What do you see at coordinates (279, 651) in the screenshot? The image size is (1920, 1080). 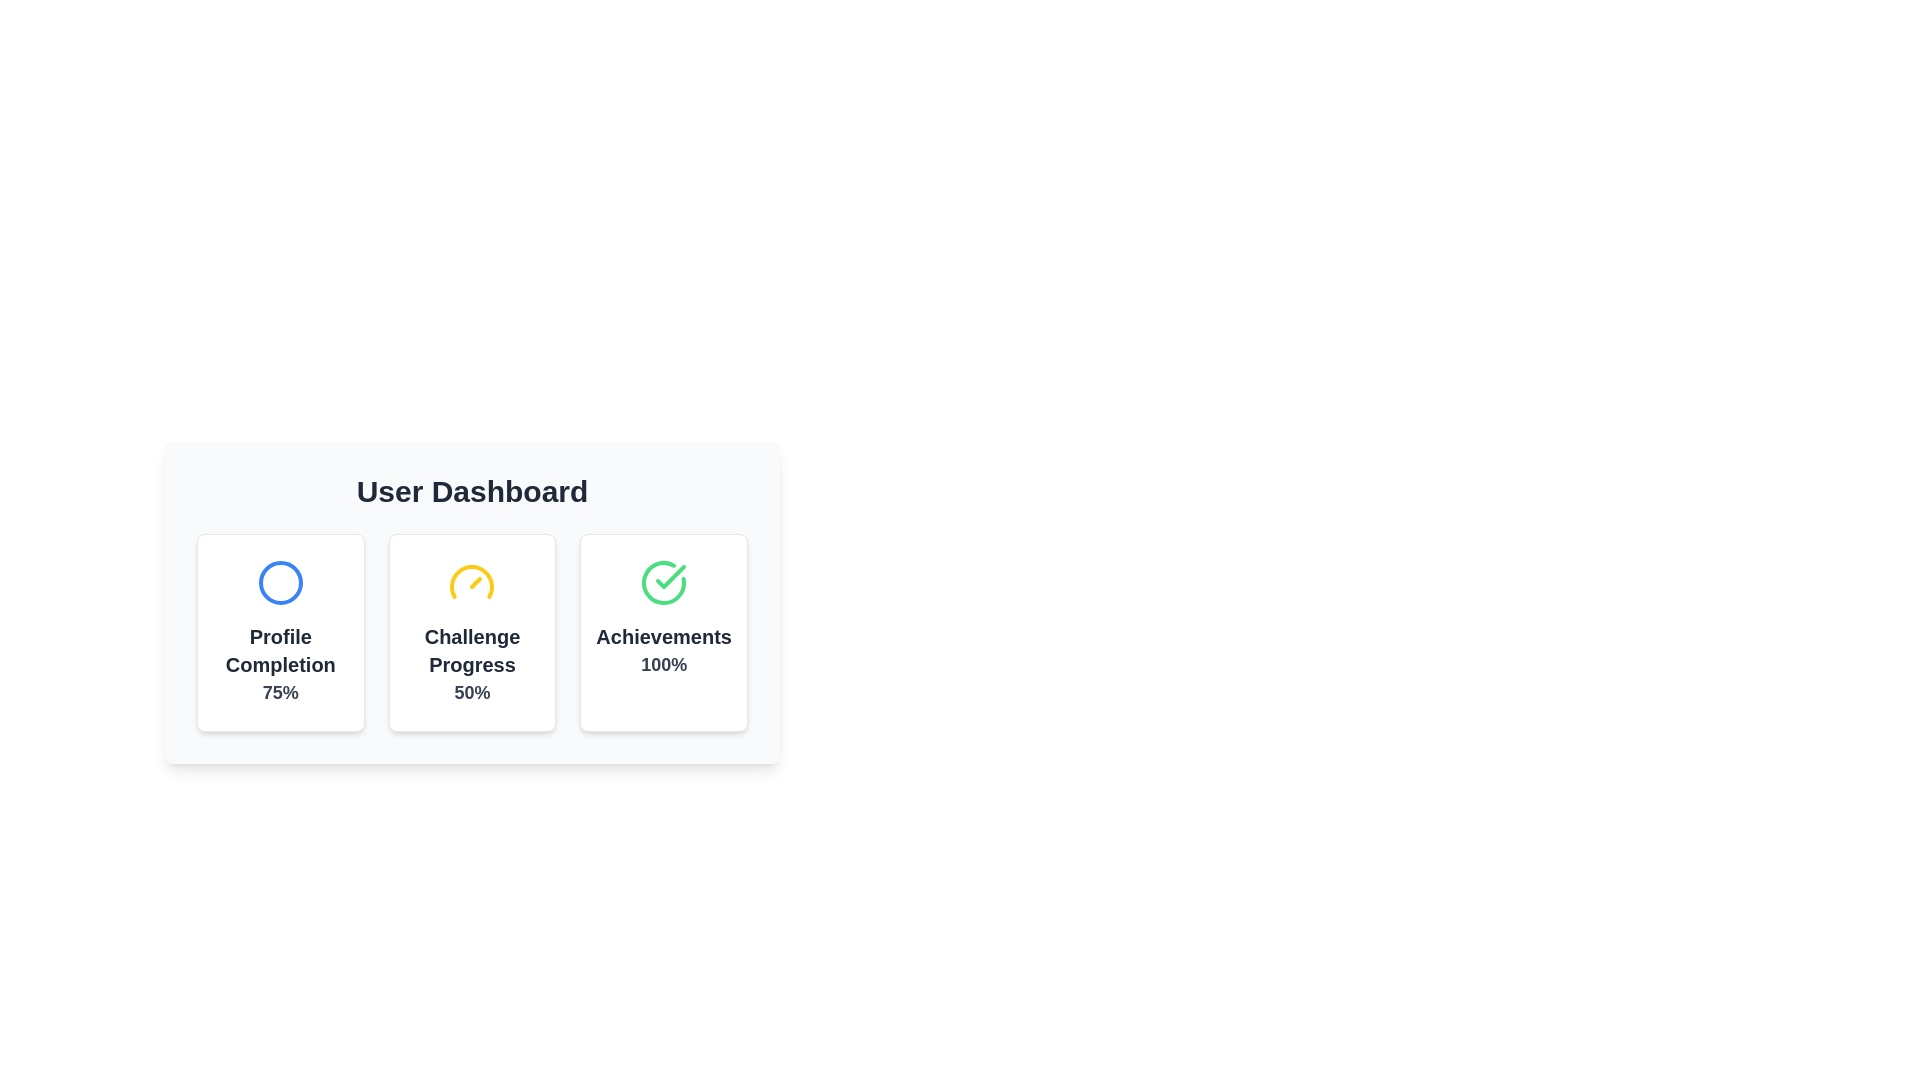 I see `the text label in the first card that provides context about the progress detail, which is located beneath a blue circular icon and above the percentage value '75%'` at bounding box center [279, 651].